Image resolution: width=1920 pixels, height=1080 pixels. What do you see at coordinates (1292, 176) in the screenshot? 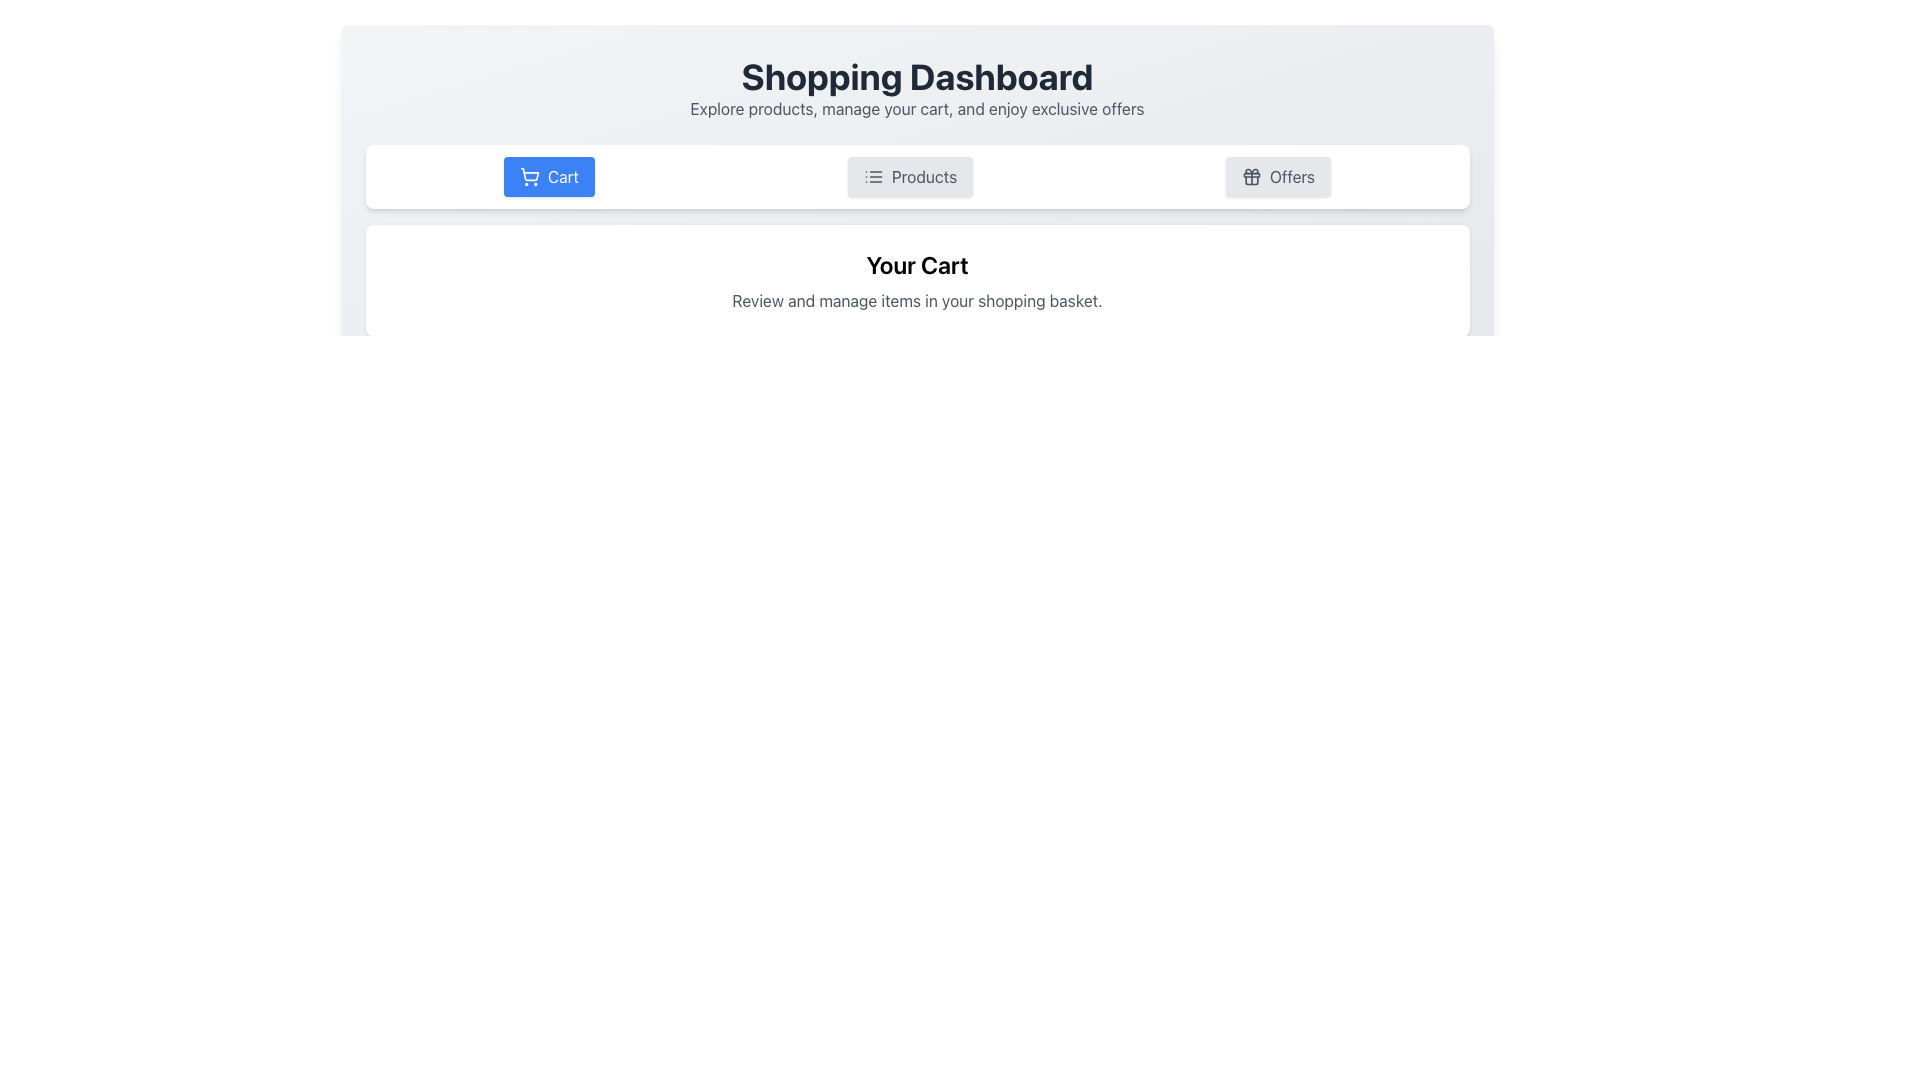
I see `the 'Offers' text label within the button located to the far-right` at bounding box center [1292, 176].